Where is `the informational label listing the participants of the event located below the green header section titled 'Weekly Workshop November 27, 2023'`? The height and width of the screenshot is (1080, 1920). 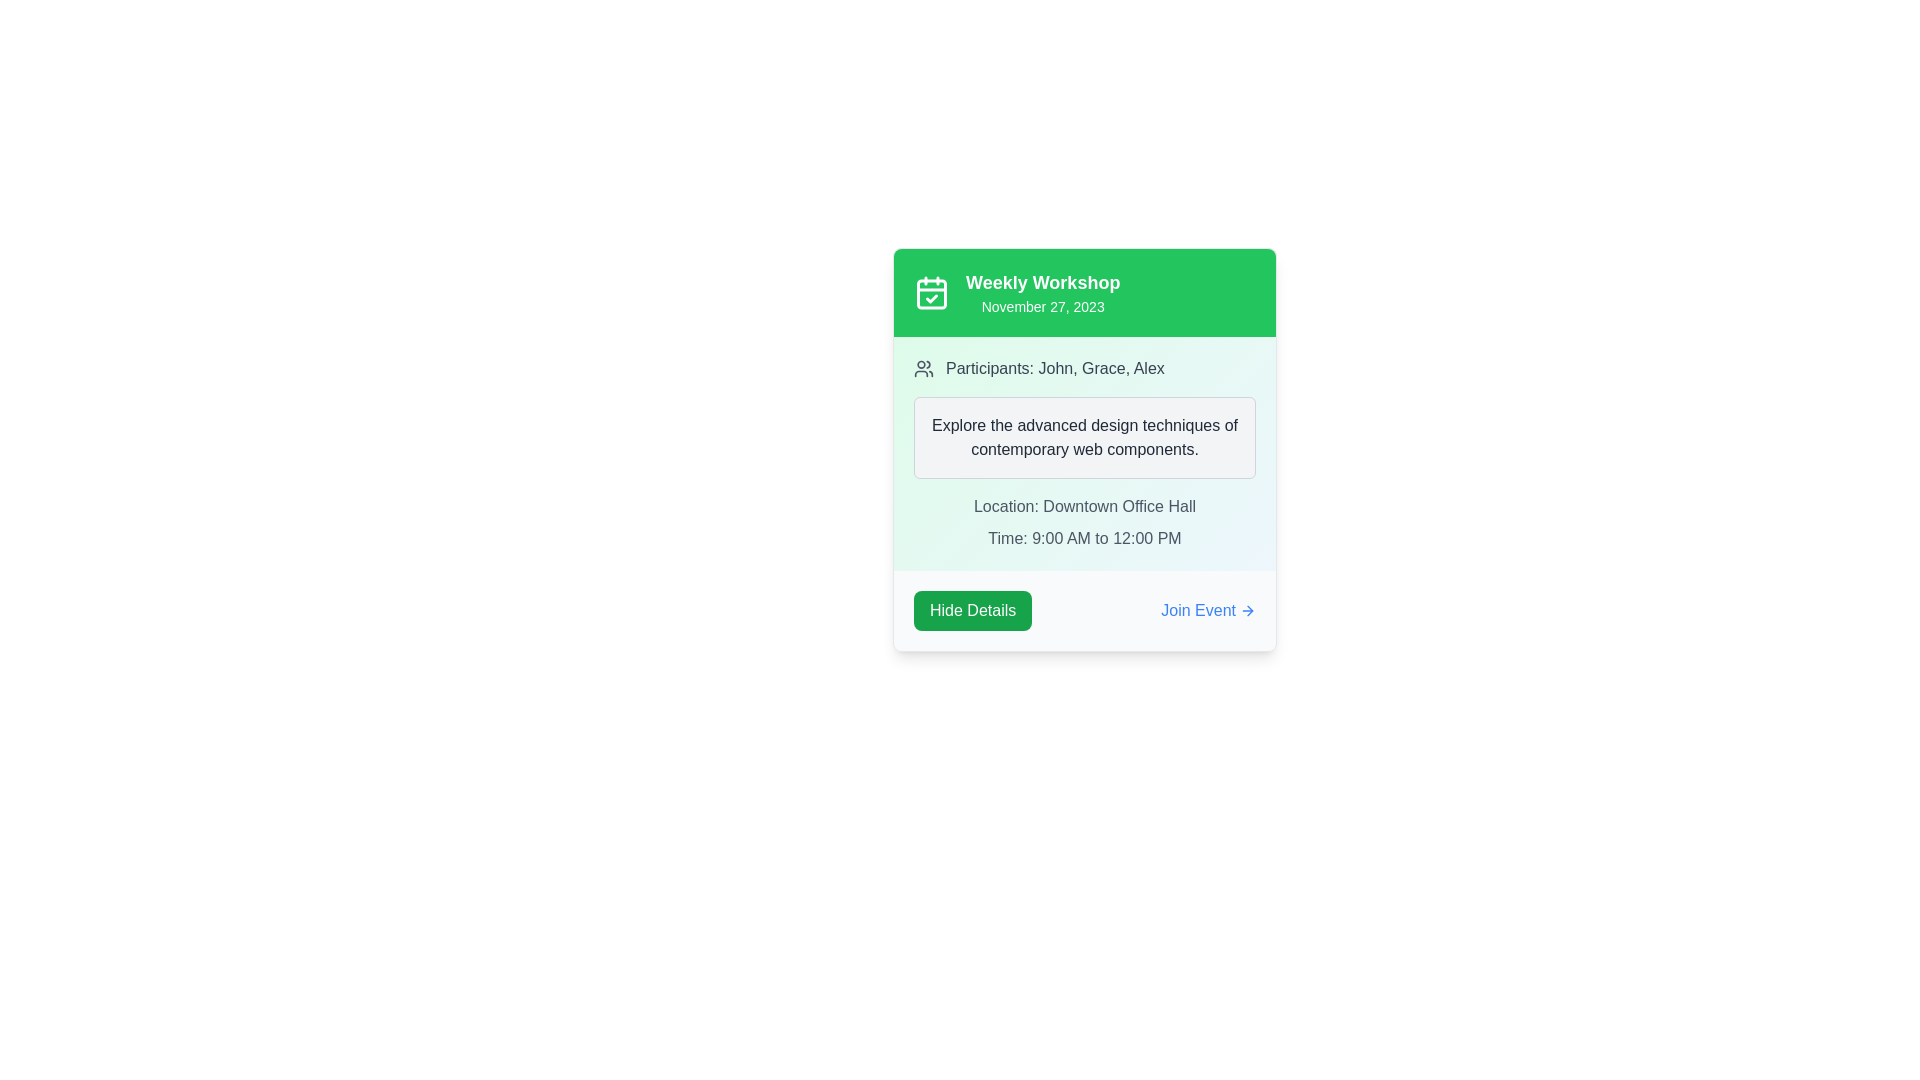 the informational label listing the participants of the event located below the green header section titled 'Weekly Workshop November 27, 2023' is located at coordinates (1083, 369).